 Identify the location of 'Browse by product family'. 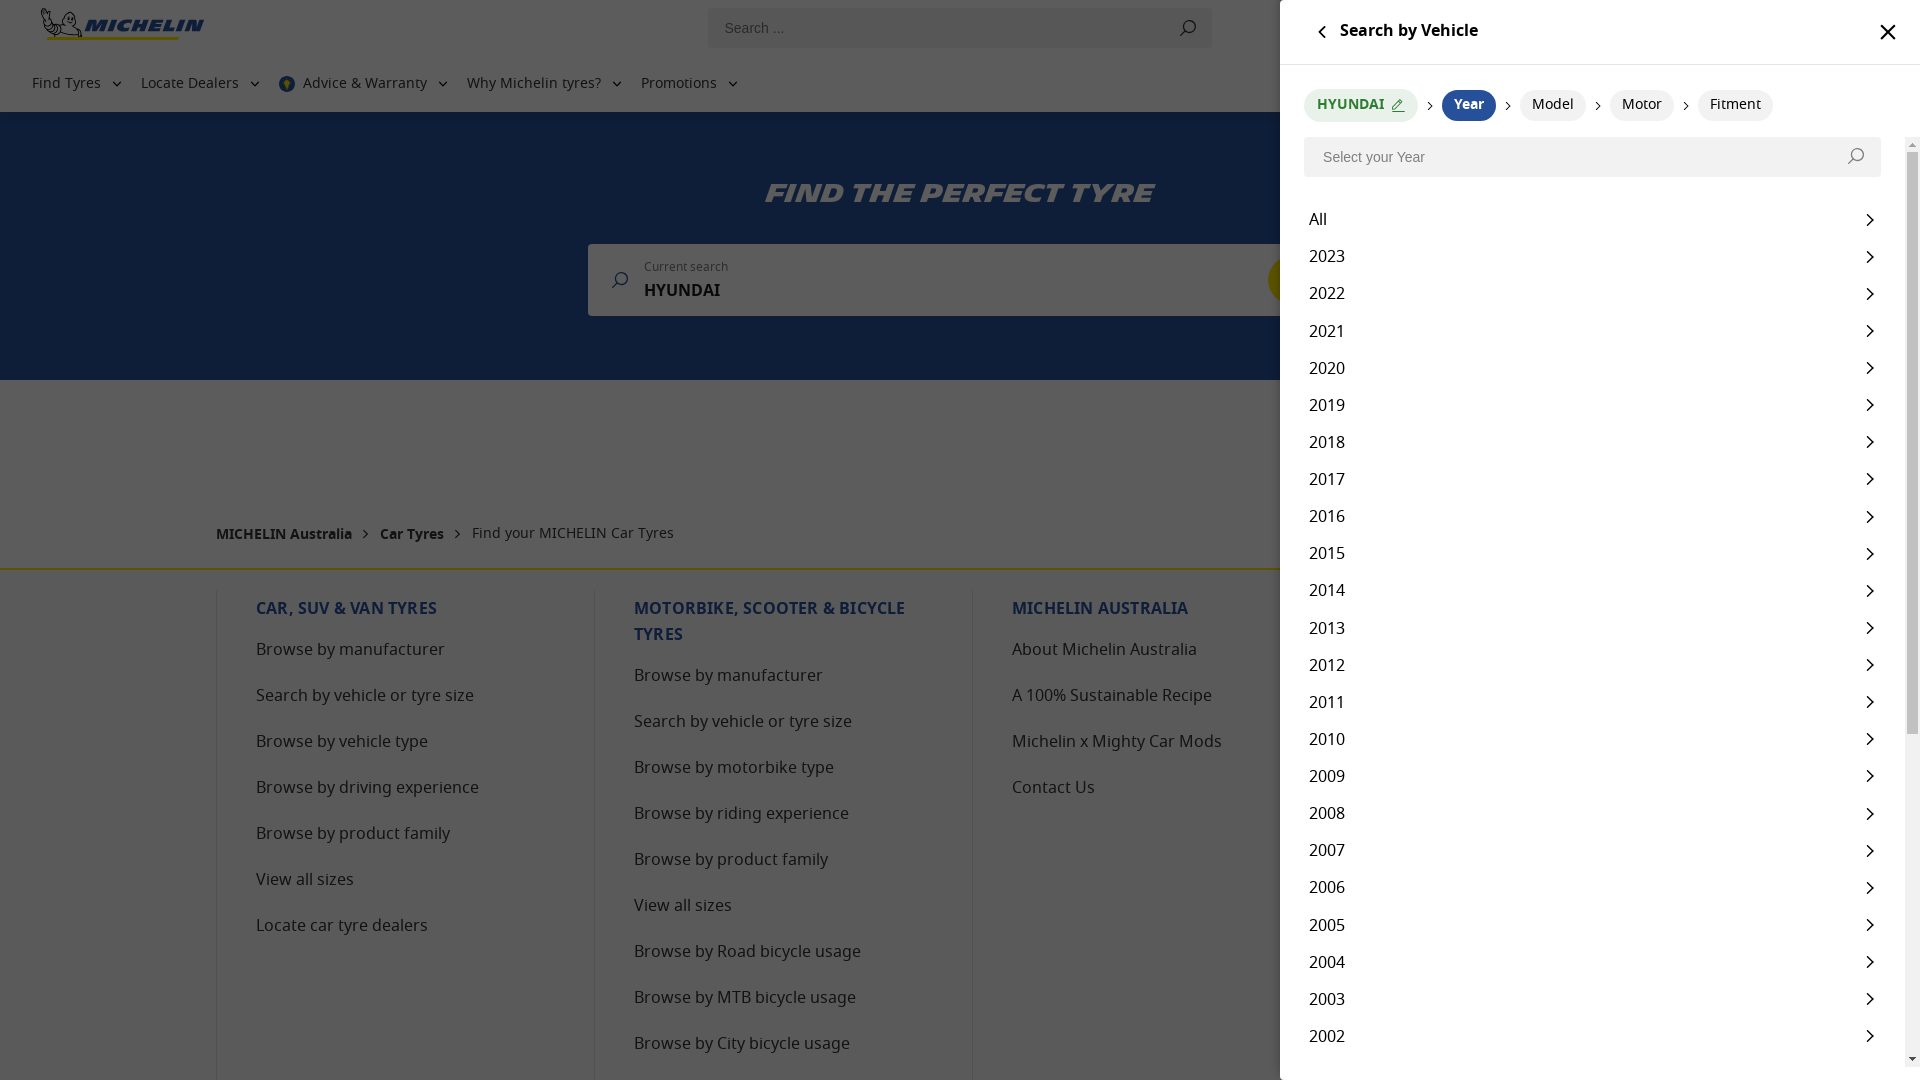
(353, 834).